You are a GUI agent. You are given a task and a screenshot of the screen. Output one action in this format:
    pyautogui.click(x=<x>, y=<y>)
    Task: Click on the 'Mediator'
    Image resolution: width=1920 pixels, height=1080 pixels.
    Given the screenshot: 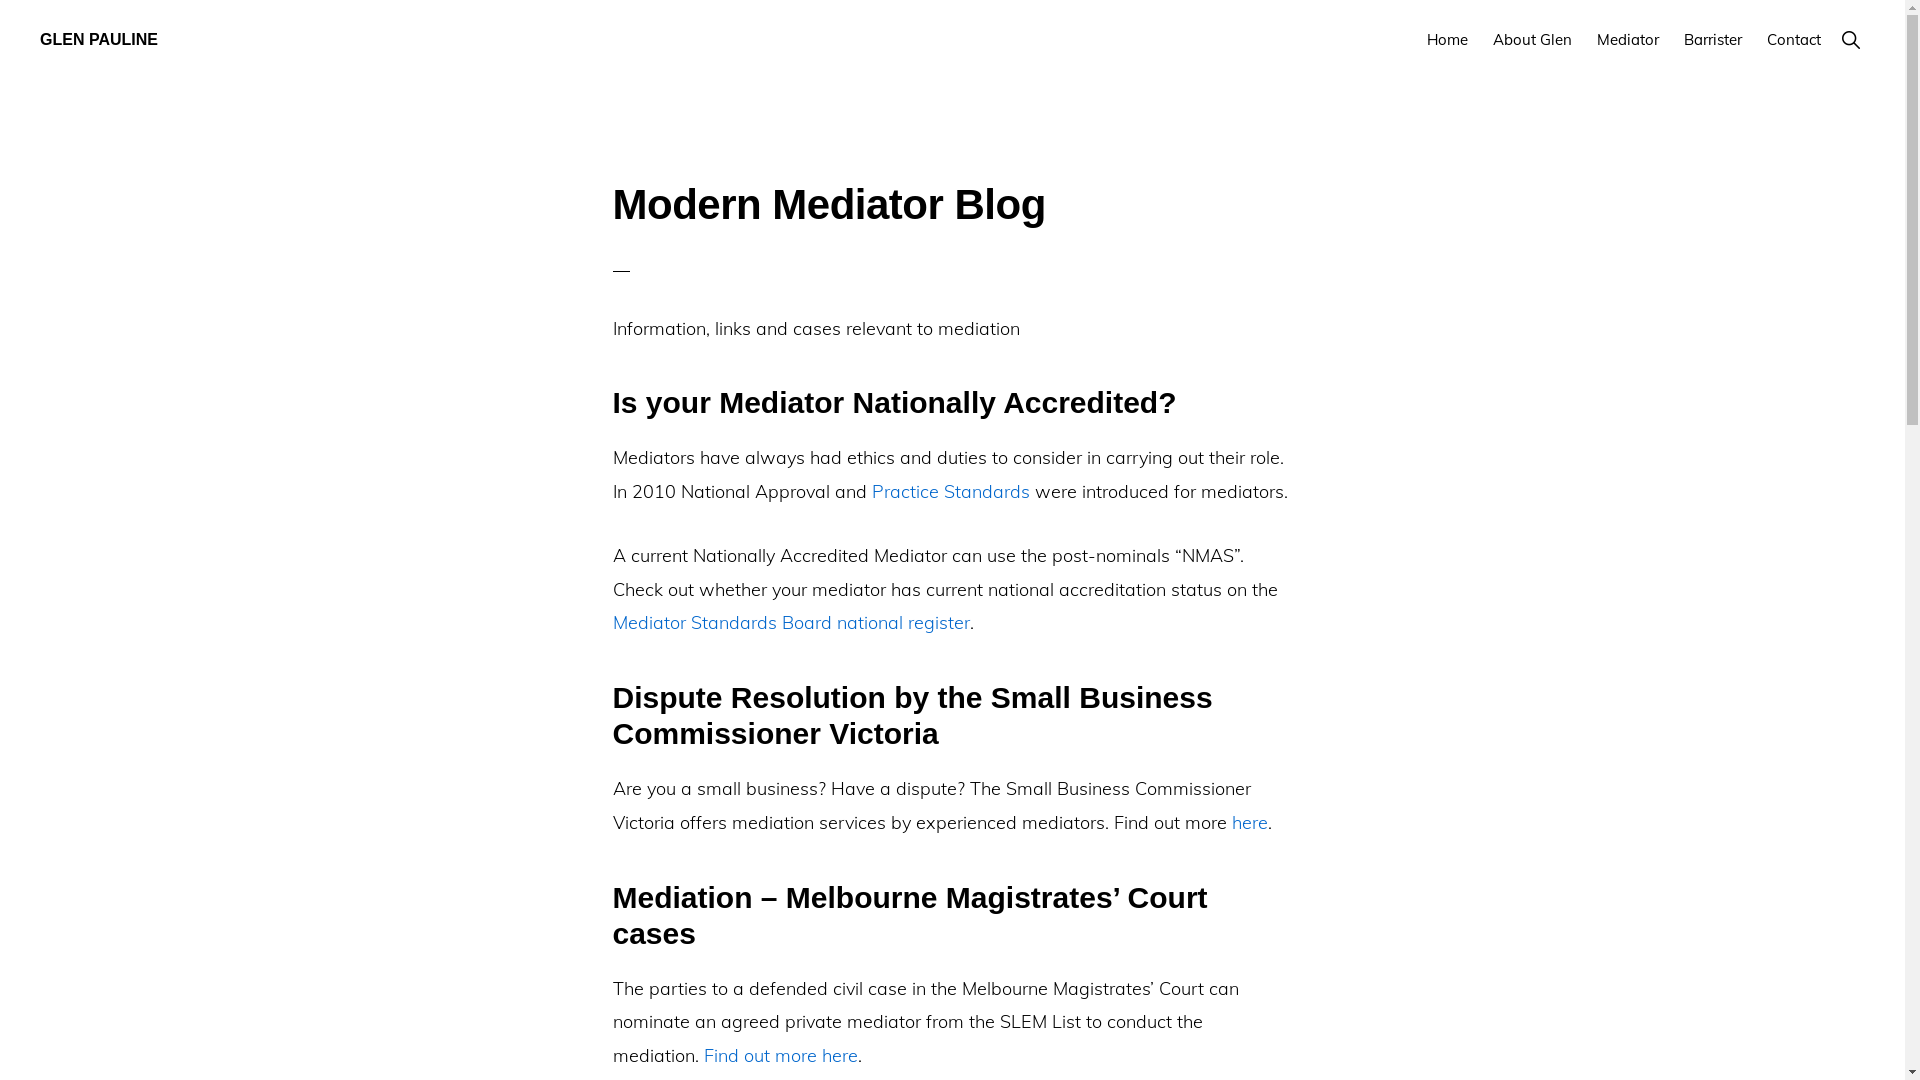 What is the action you would take?
    pyautogui.click(x=1586, y=39)
    